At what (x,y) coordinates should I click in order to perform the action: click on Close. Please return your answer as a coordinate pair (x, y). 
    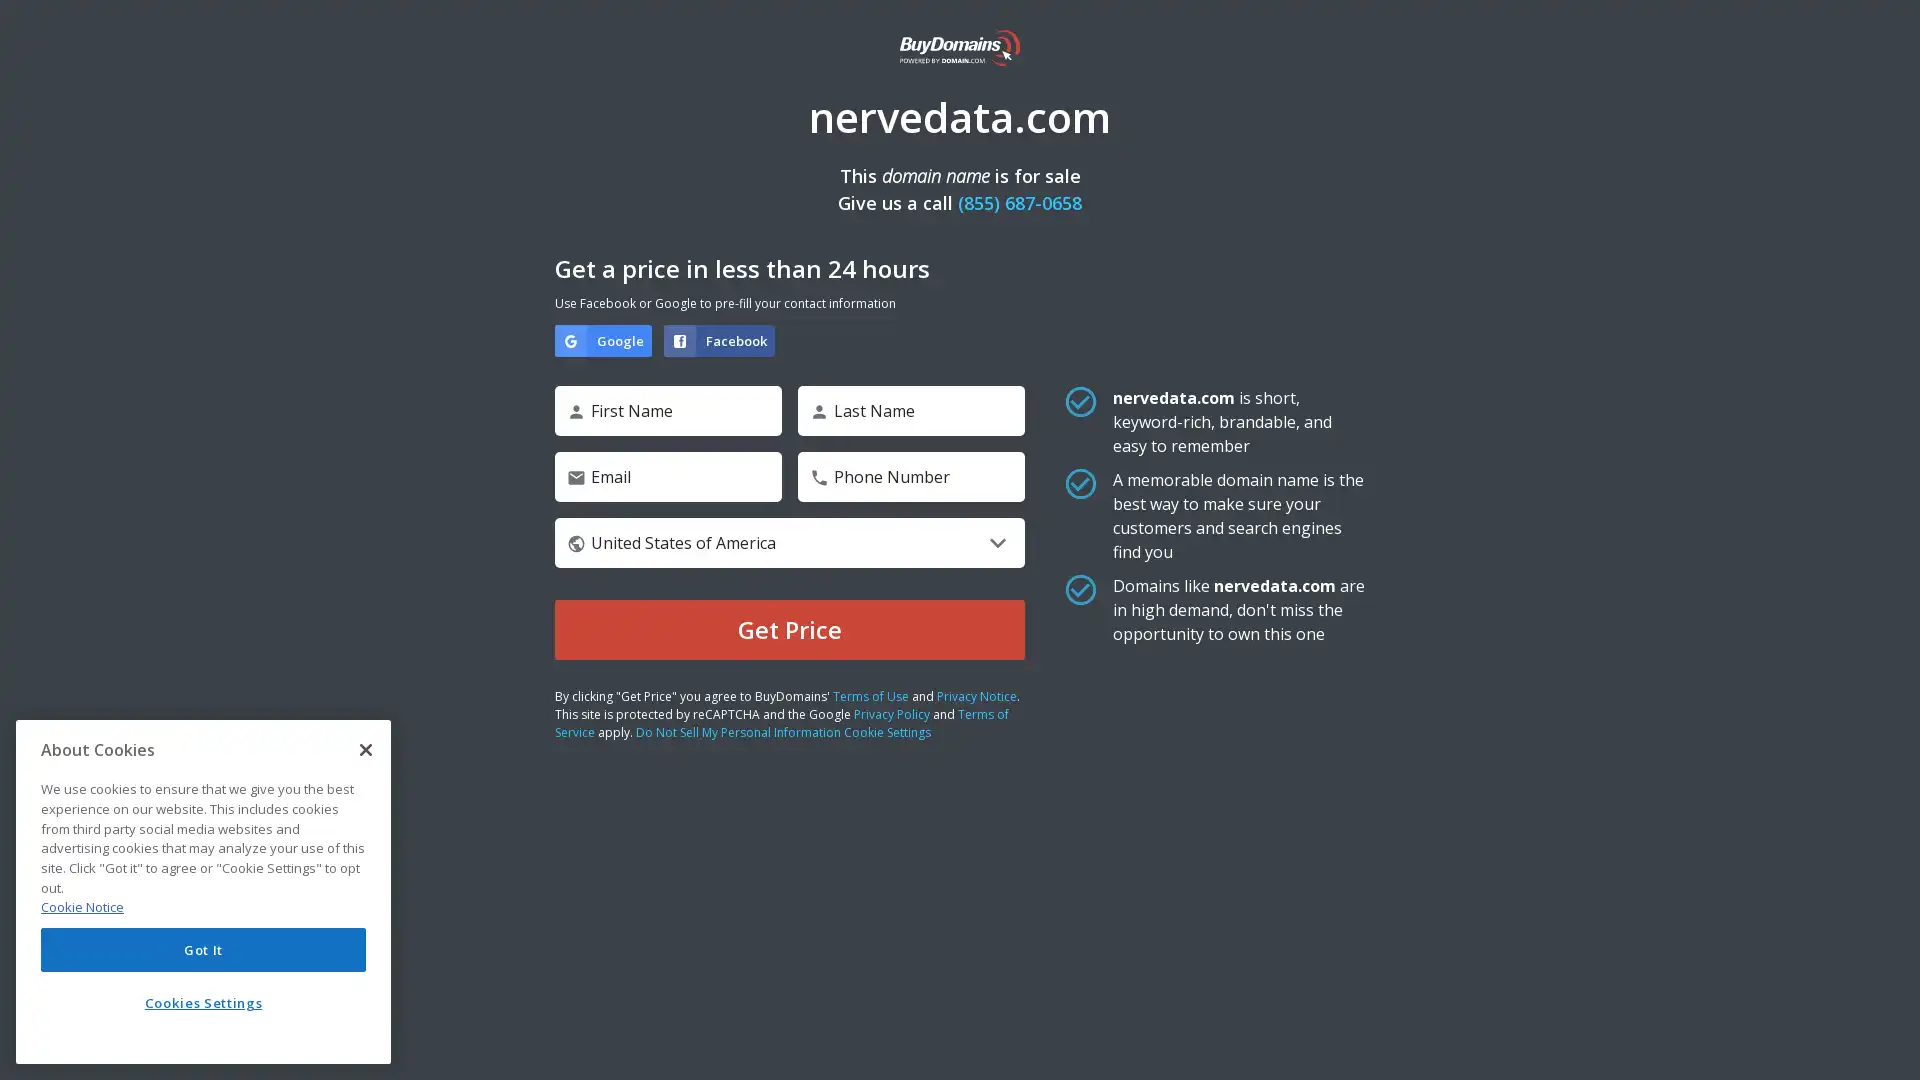
    Looking at the image, I should click on (365, 749).